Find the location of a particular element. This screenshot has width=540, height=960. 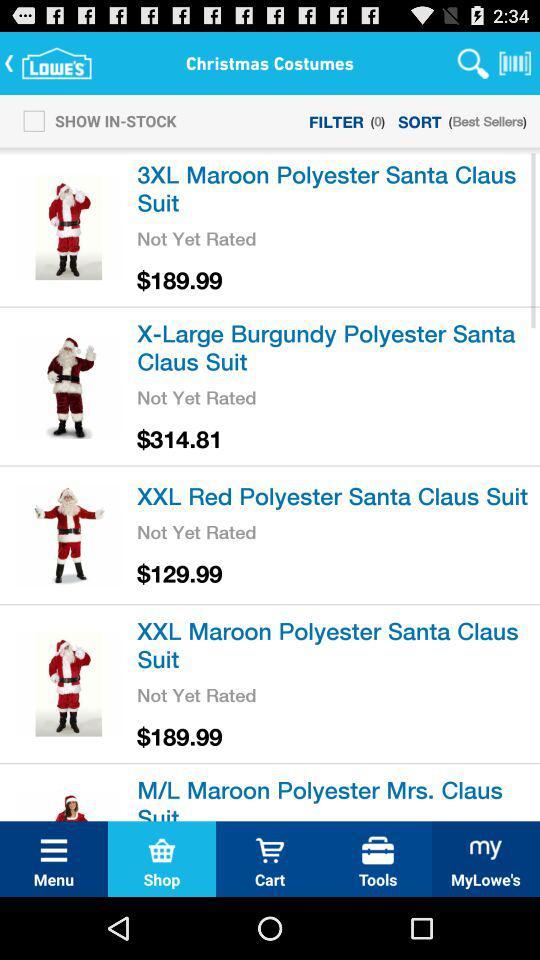

sort icon is located at coordinates (419, 120).